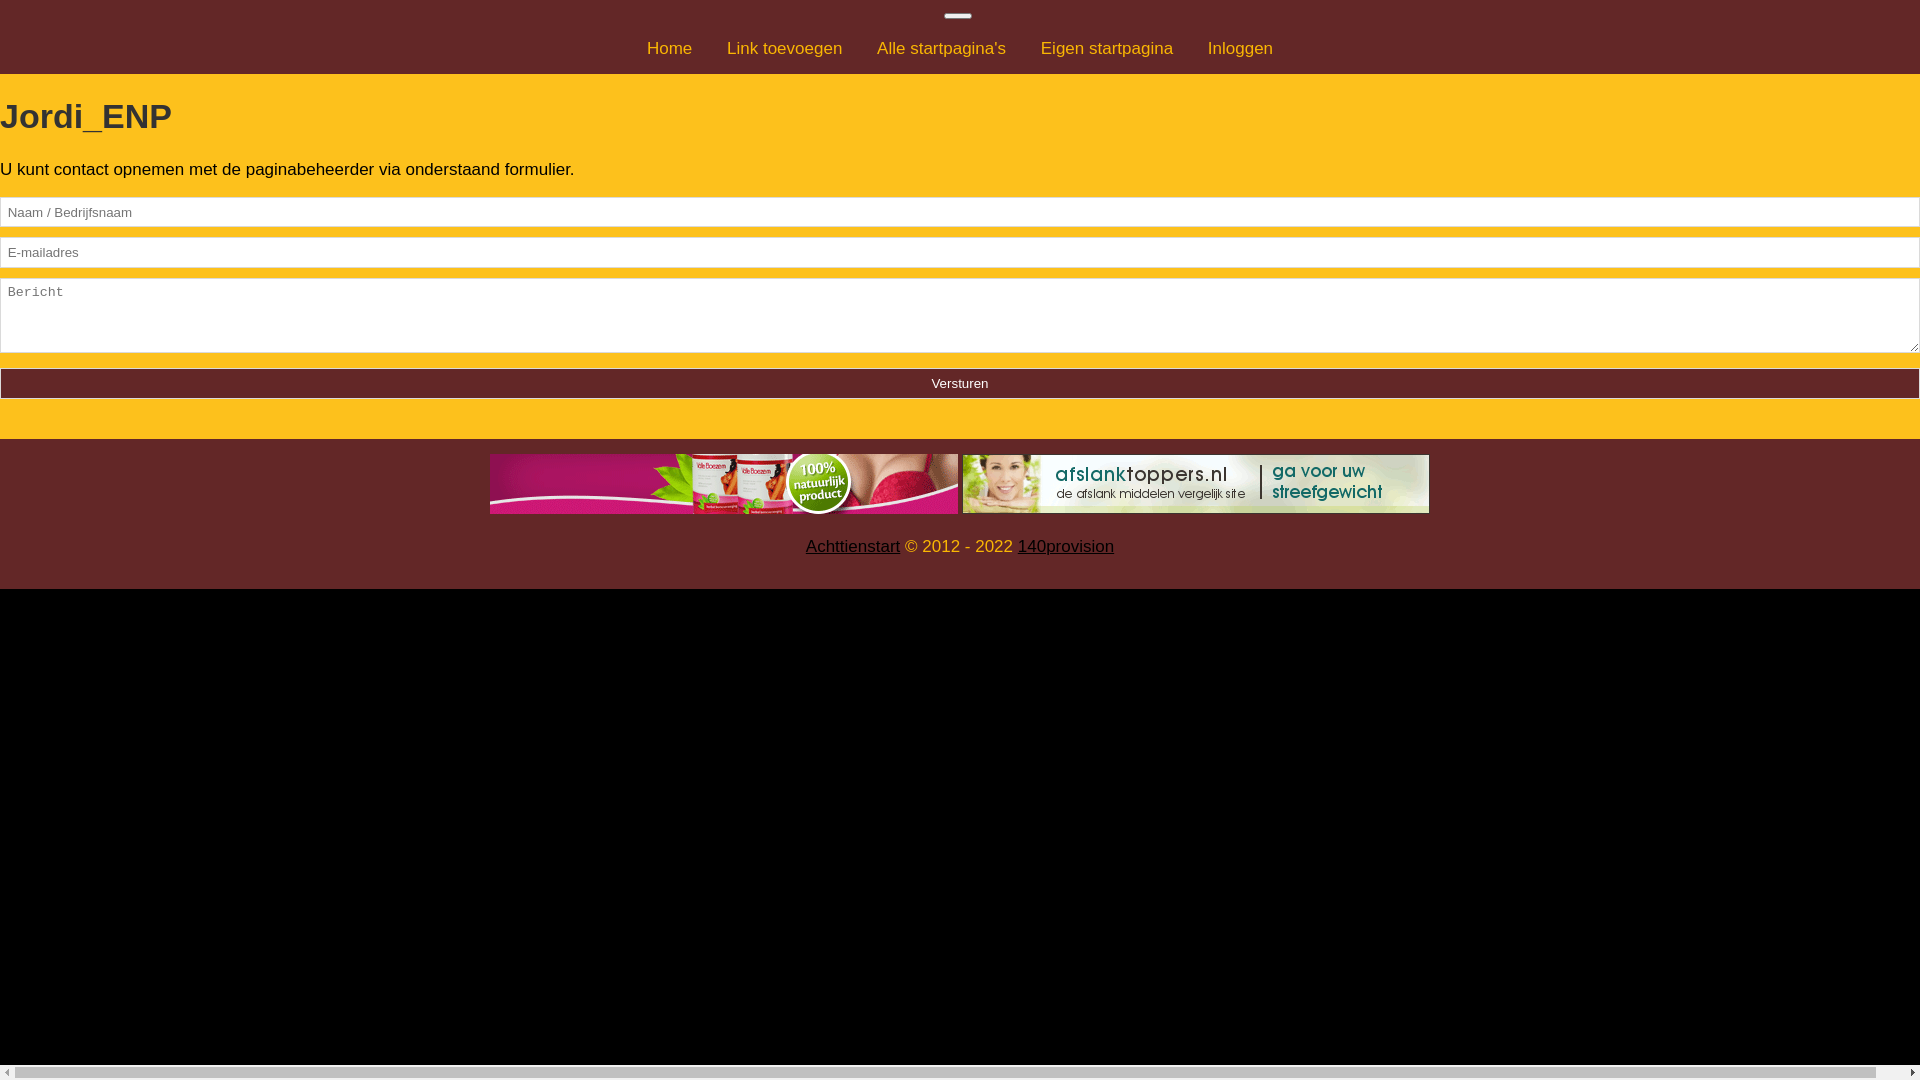 This screenshot has width=1920, height=1080. Describe the element at coordinates (1064, 546) in the screenshot. I see `'140provision'` at that location.